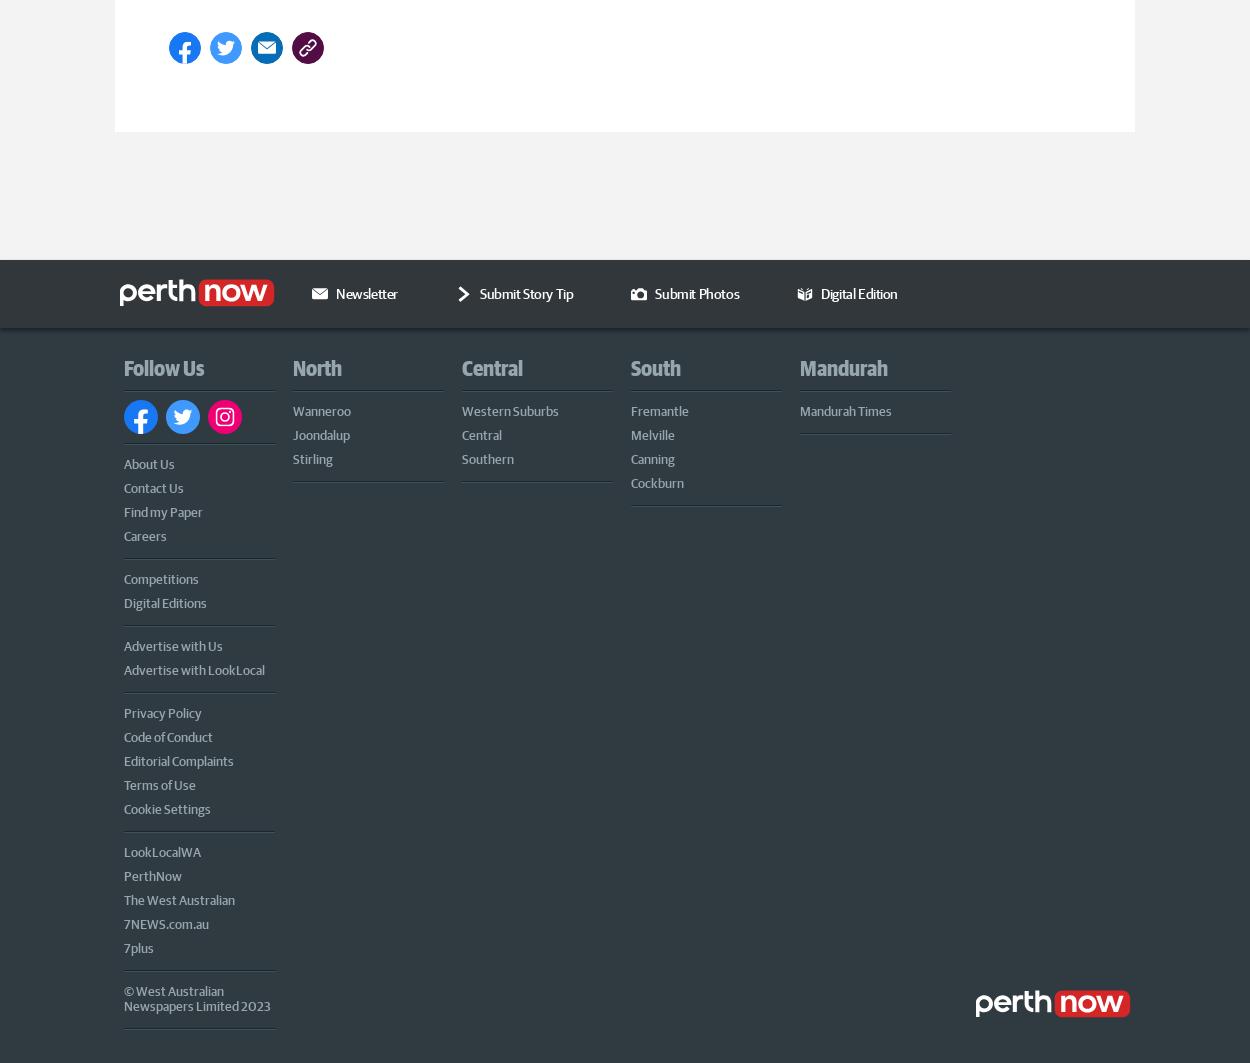 Image resolution: width=1250 pixels, height=1063 pixels. I want to click on 'Careers', so click(145, 533).